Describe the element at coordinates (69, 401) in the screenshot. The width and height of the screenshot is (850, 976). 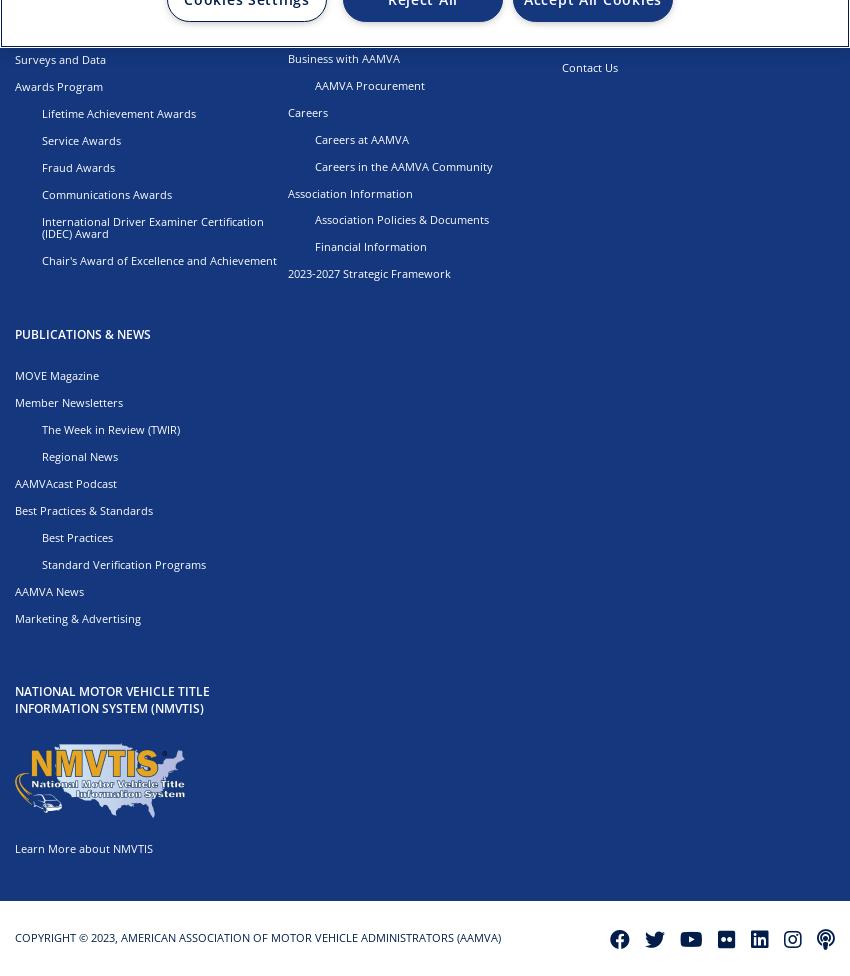
I see `'Member Newsletters'` at that location.